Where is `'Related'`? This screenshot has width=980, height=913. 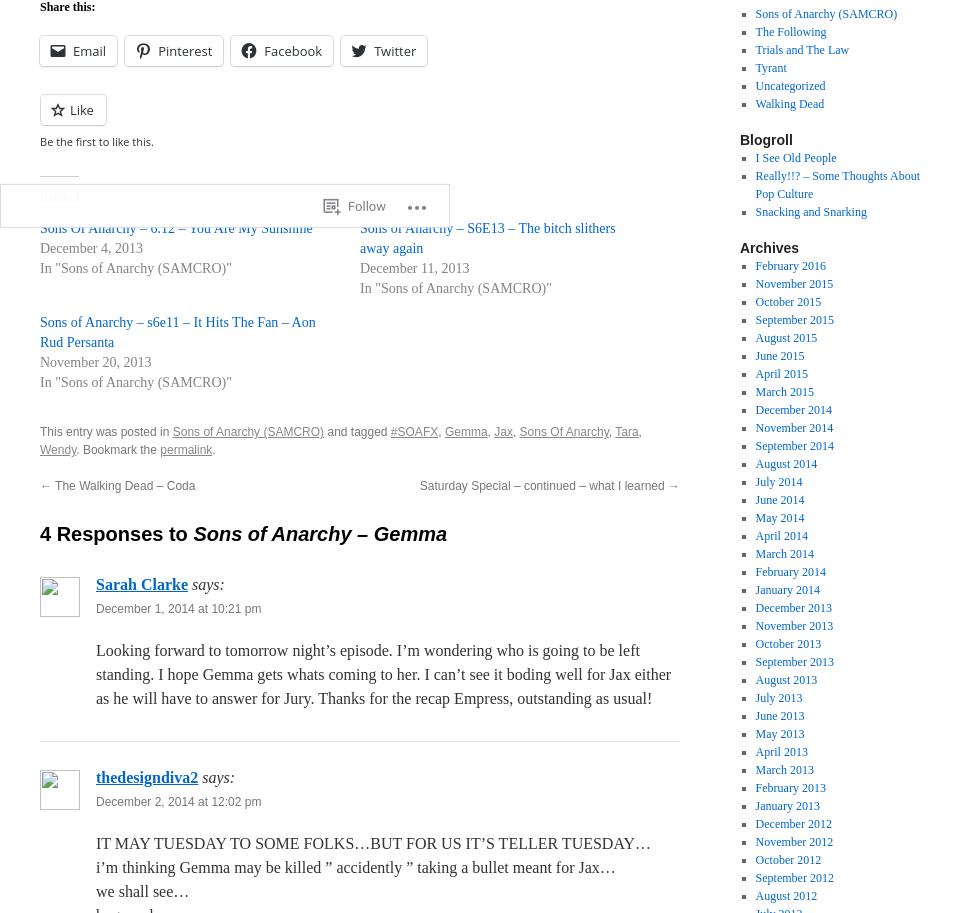 'Related' is located at coordinates (59, 198).